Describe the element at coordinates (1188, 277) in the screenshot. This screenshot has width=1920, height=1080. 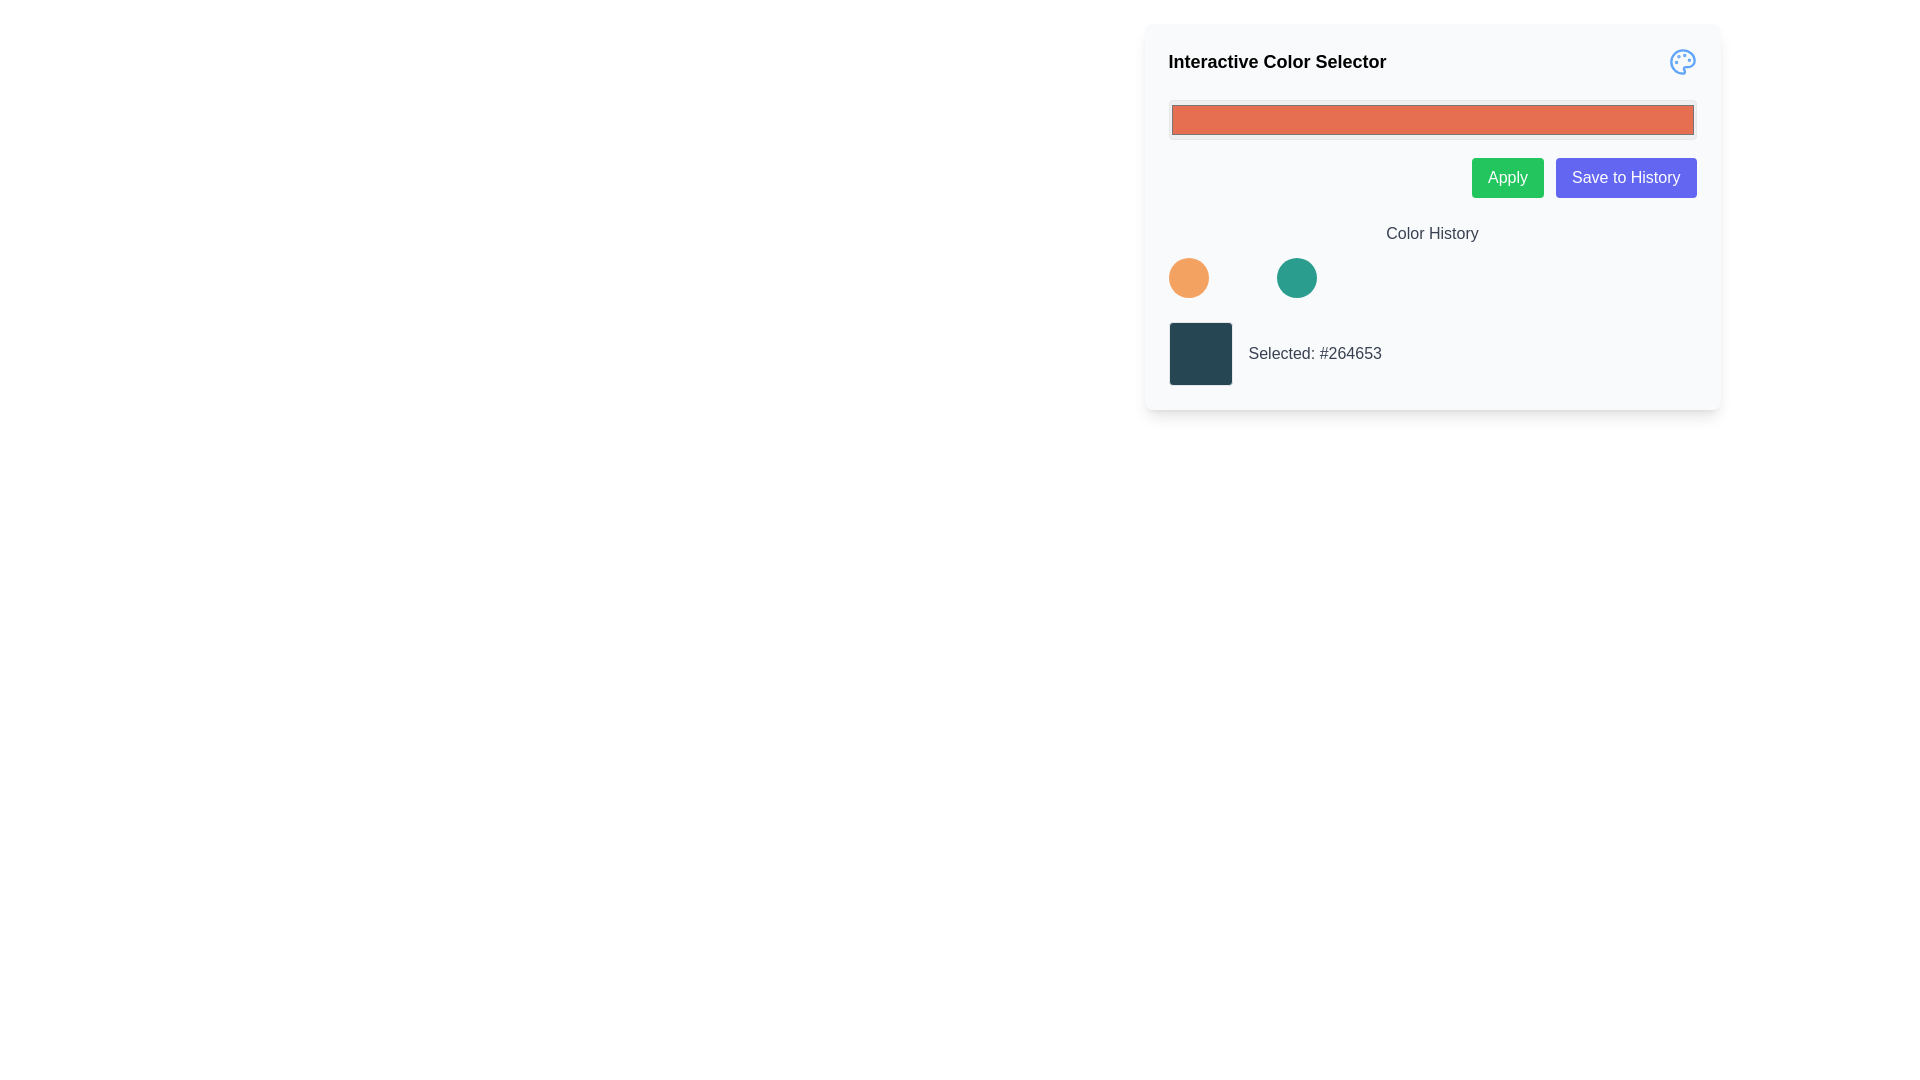
I see `the first circular color selector with an orange fill, located slightly above the center-right area of the interface` at that location.